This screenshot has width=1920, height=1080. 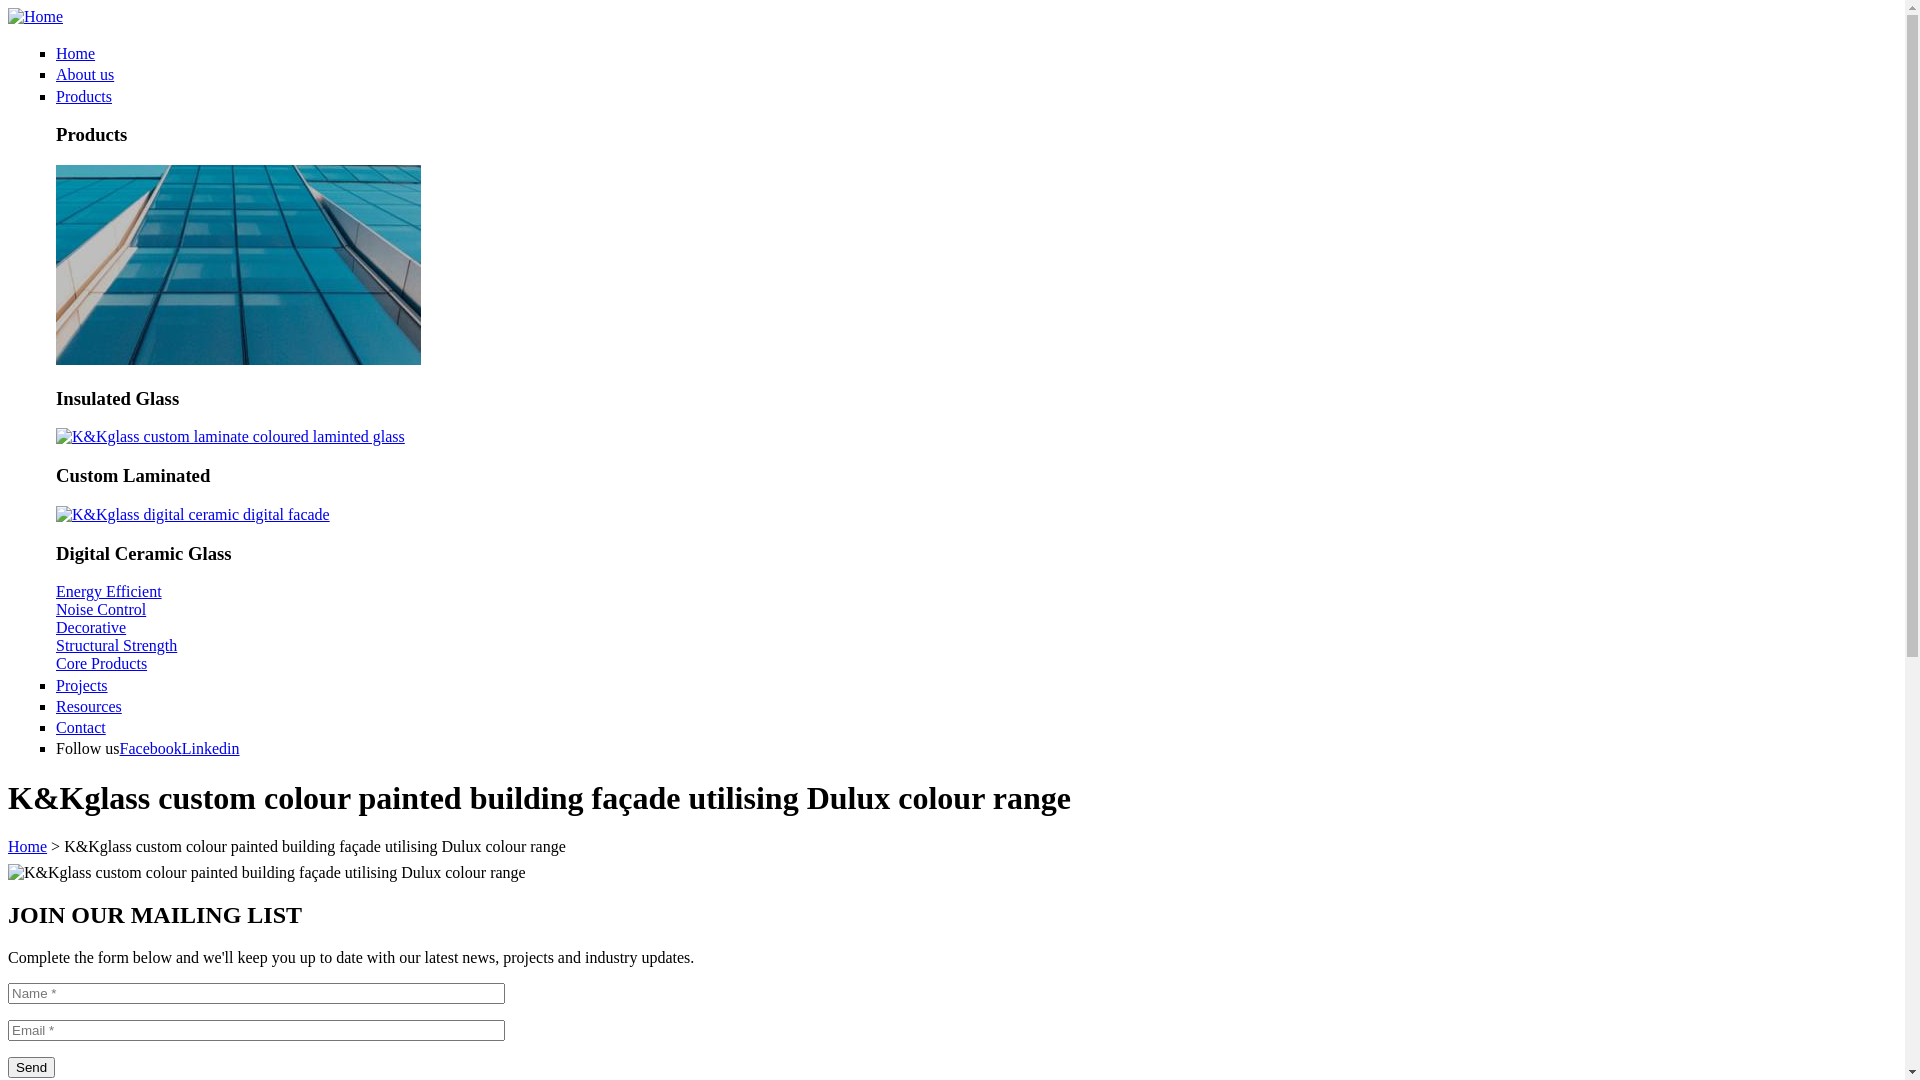 What do you see at coordinates (100, 663) in the screenshot?
I see `'Core Products'` at bounding box center [100, 663].